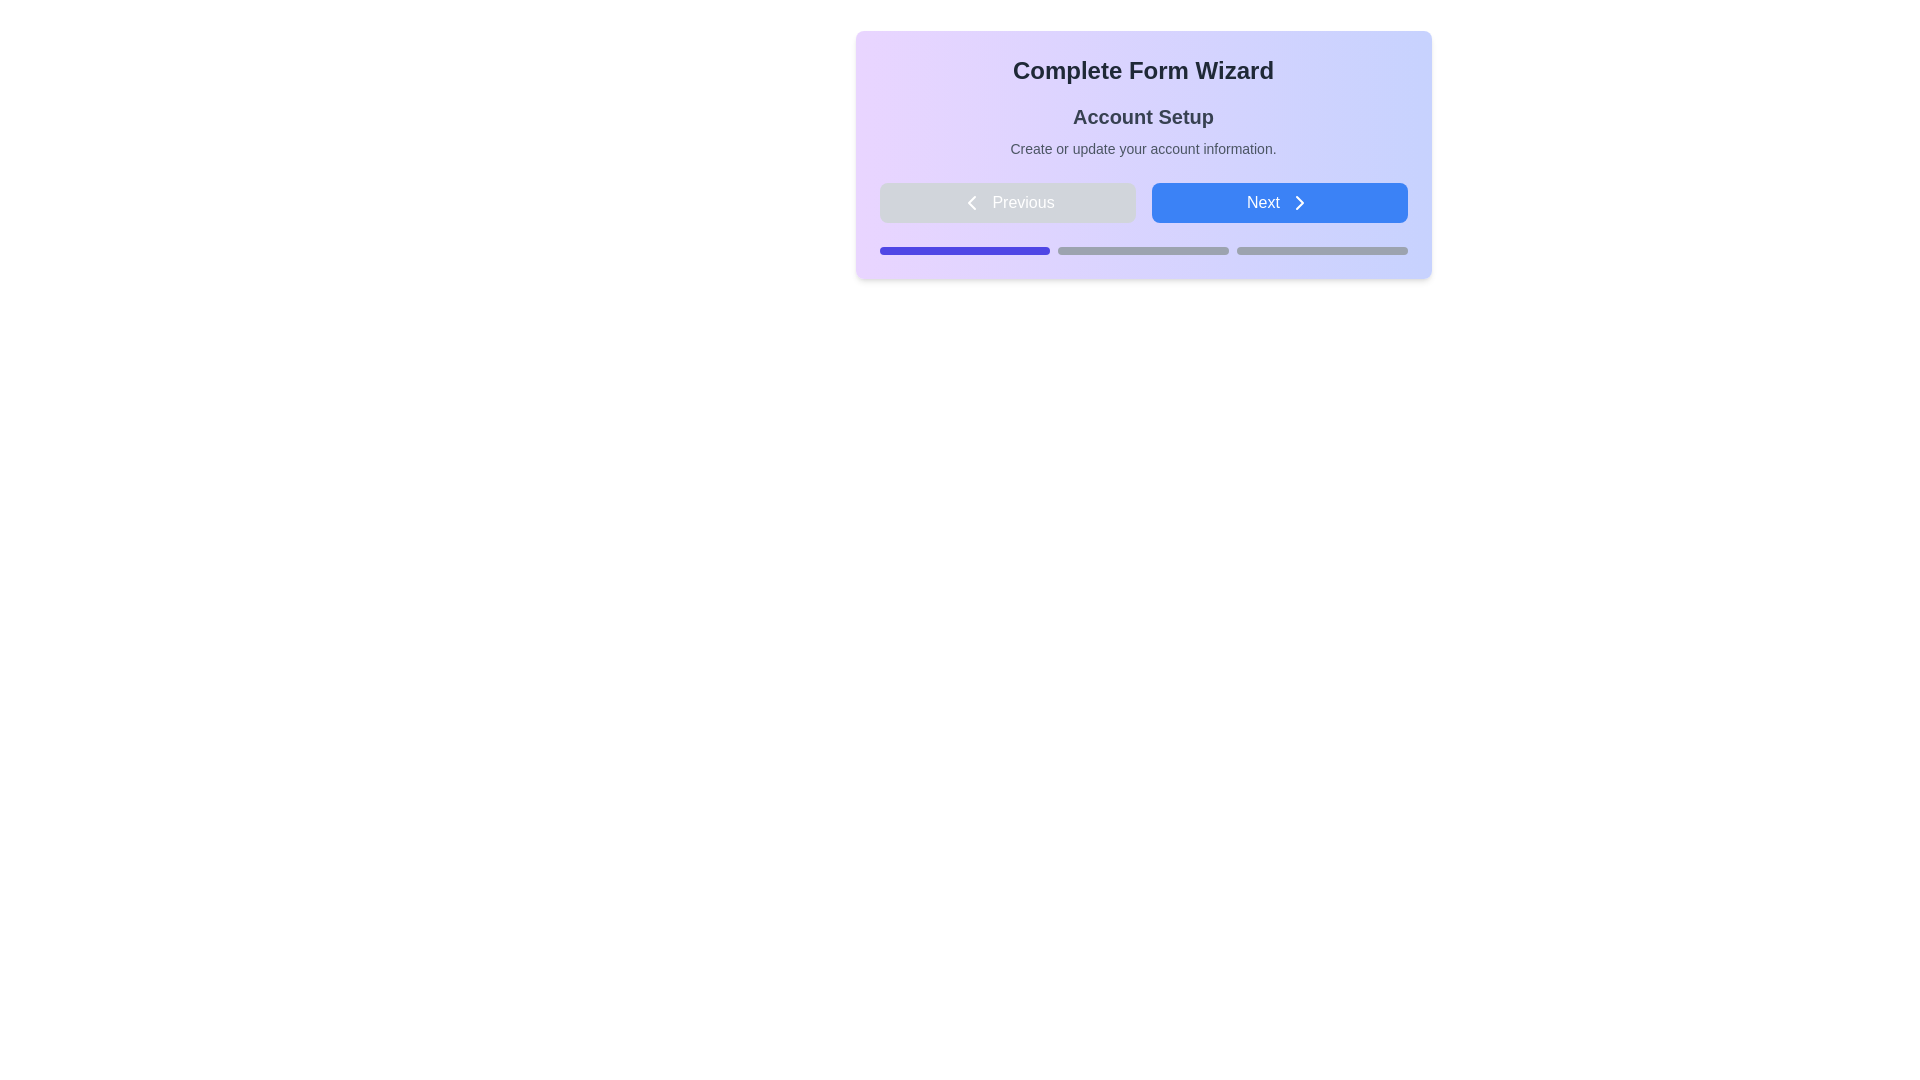  I want to click on the informational label that clarifies the purpose of the 'Account Setup' section, which is positioned below the 'Account Setup' heading and is horizontally centered within the main content box of the 'Complete Form Wizard', so click(1143, 148).